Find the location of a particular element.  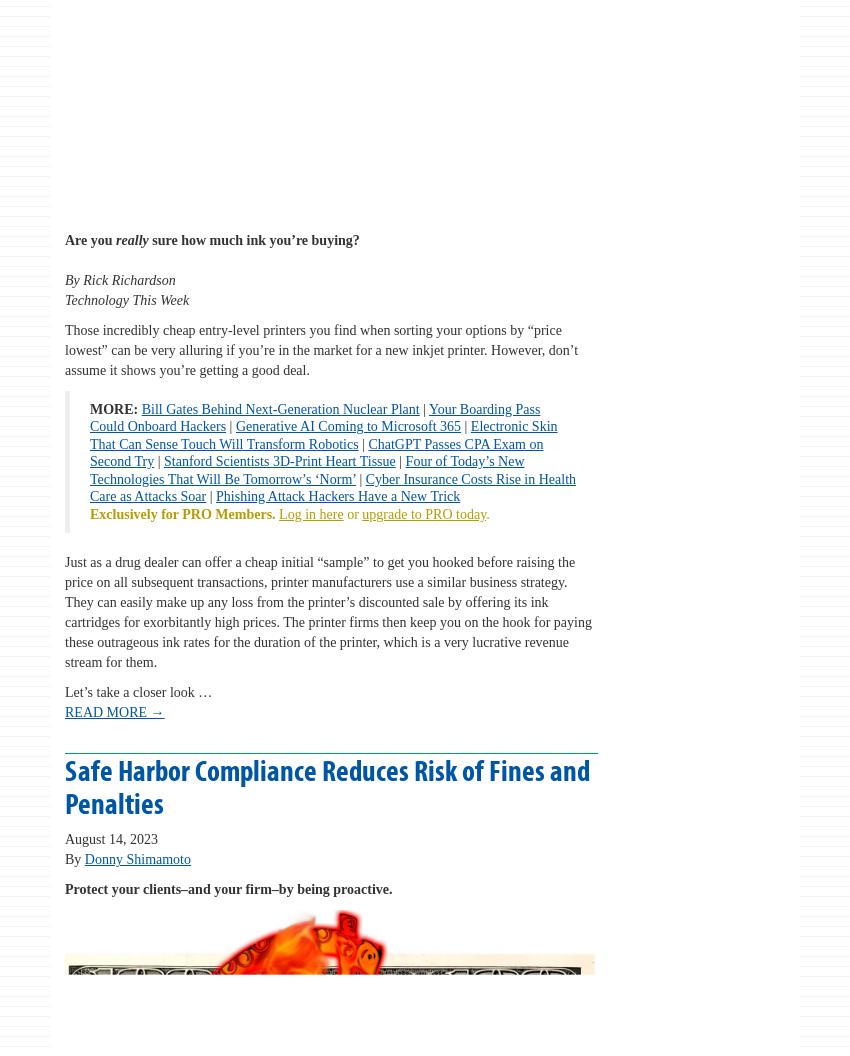

'ChatGPT Passes CPA Exam on Second Try' is located at coordinates (316, 452).